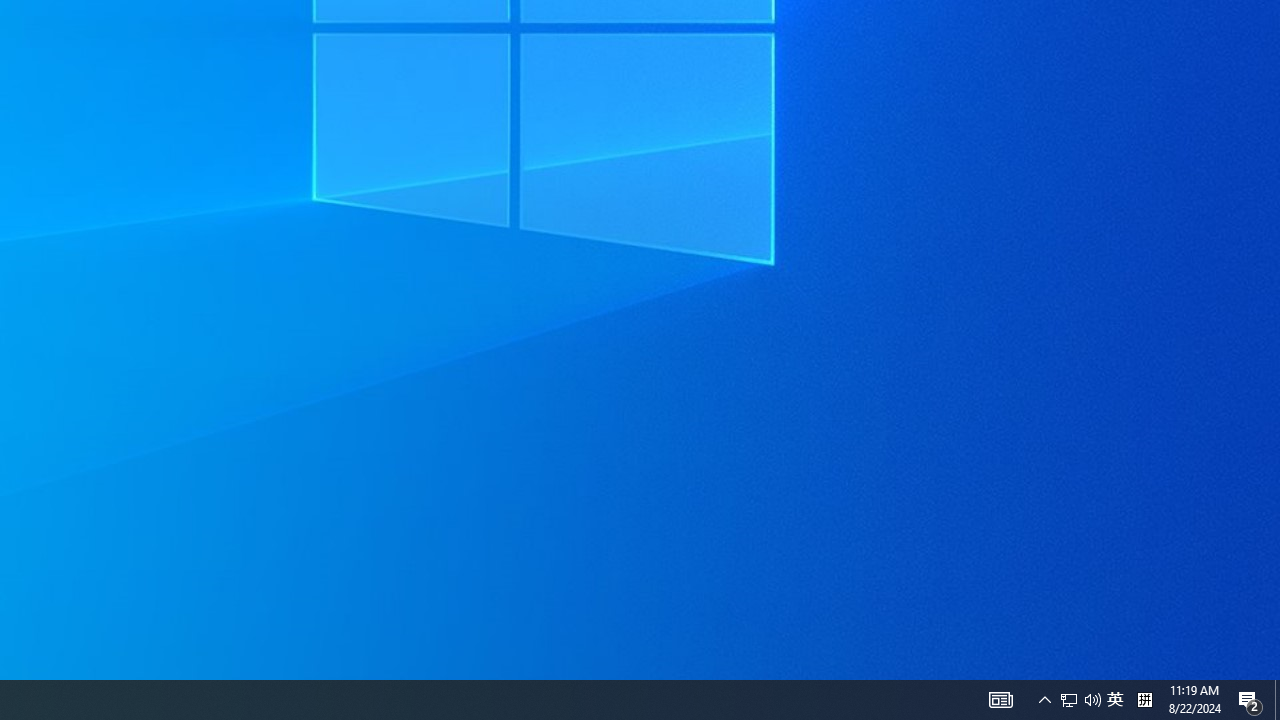 This screenshot has height=720, width=1280. I want to click on 'User Promoted Notification Area', so click(1079, 698).